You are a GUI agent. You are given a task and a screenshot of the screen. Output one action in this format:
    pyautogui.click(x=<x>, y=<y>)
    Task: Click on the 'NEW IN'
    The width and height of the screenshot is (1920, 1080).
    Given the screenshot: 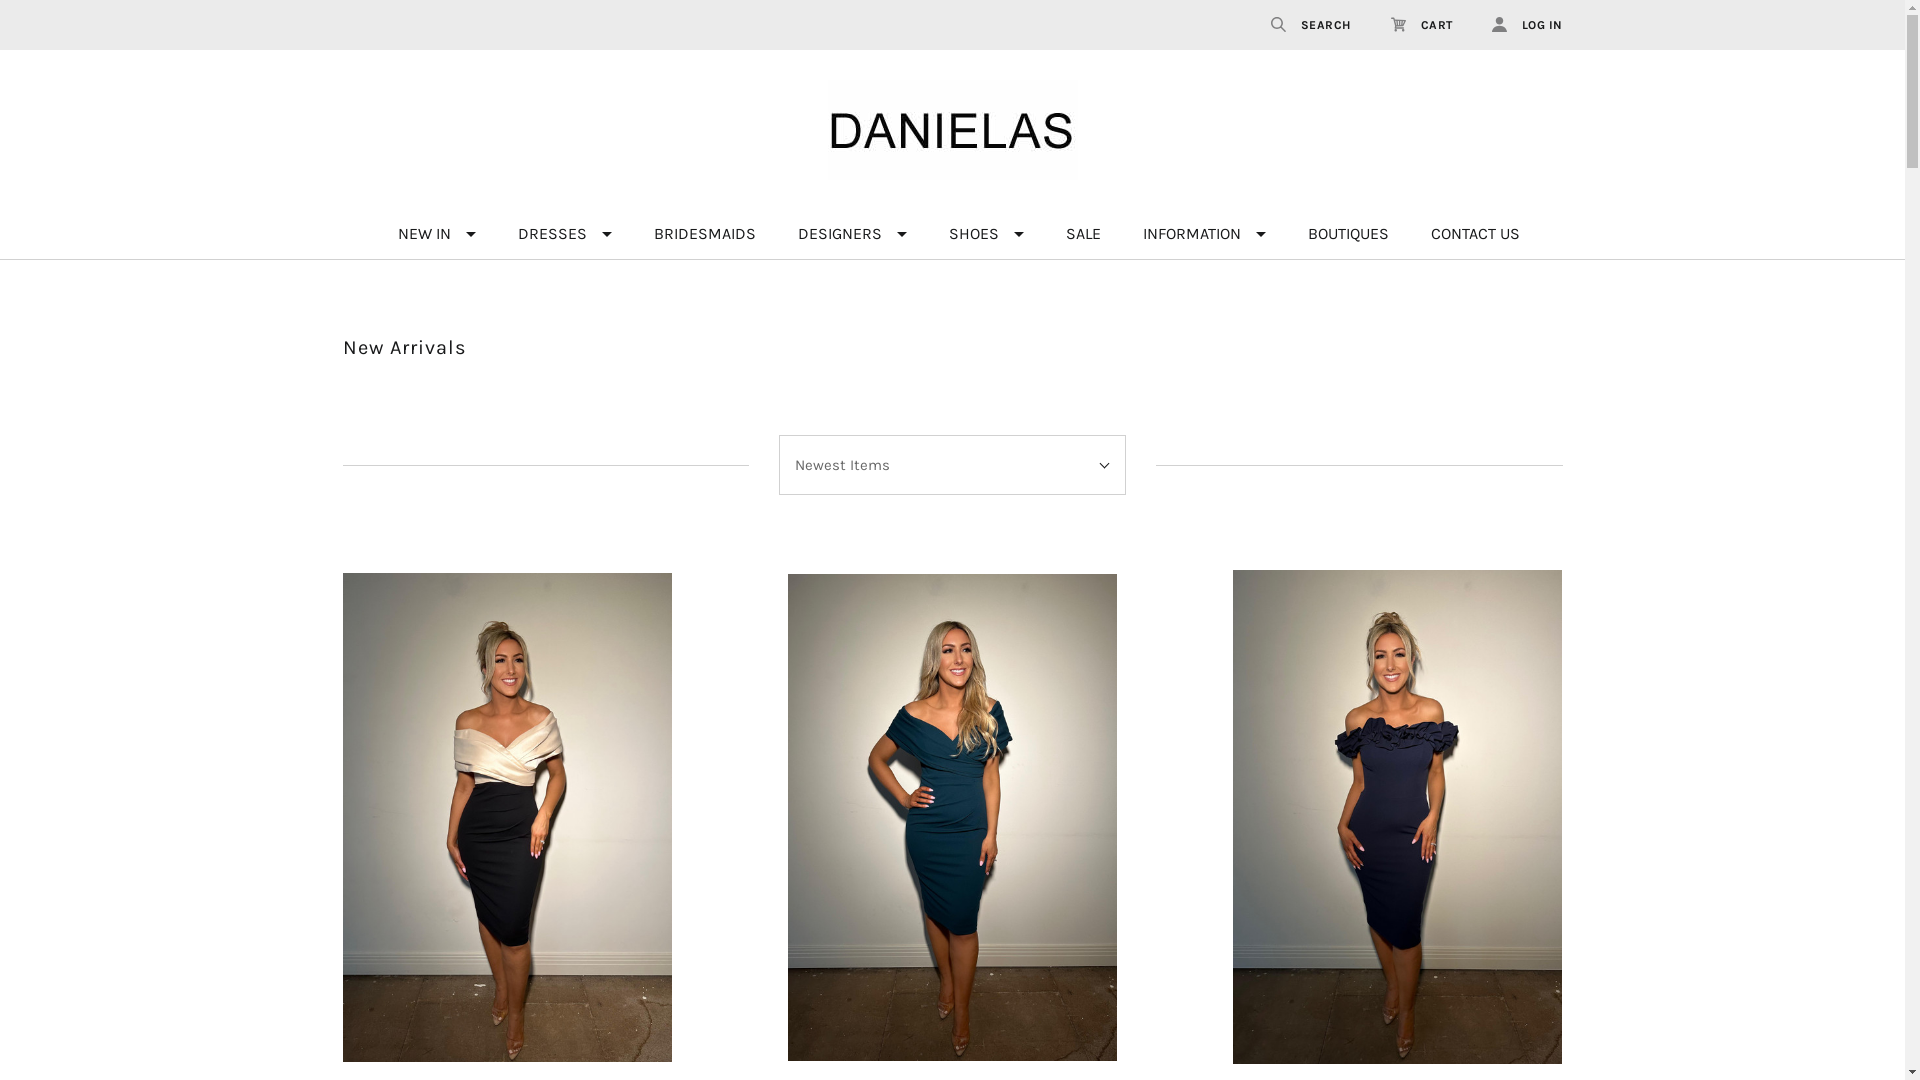 What is the action you would take?
    pyautogui.click(x=435, y=233)
    